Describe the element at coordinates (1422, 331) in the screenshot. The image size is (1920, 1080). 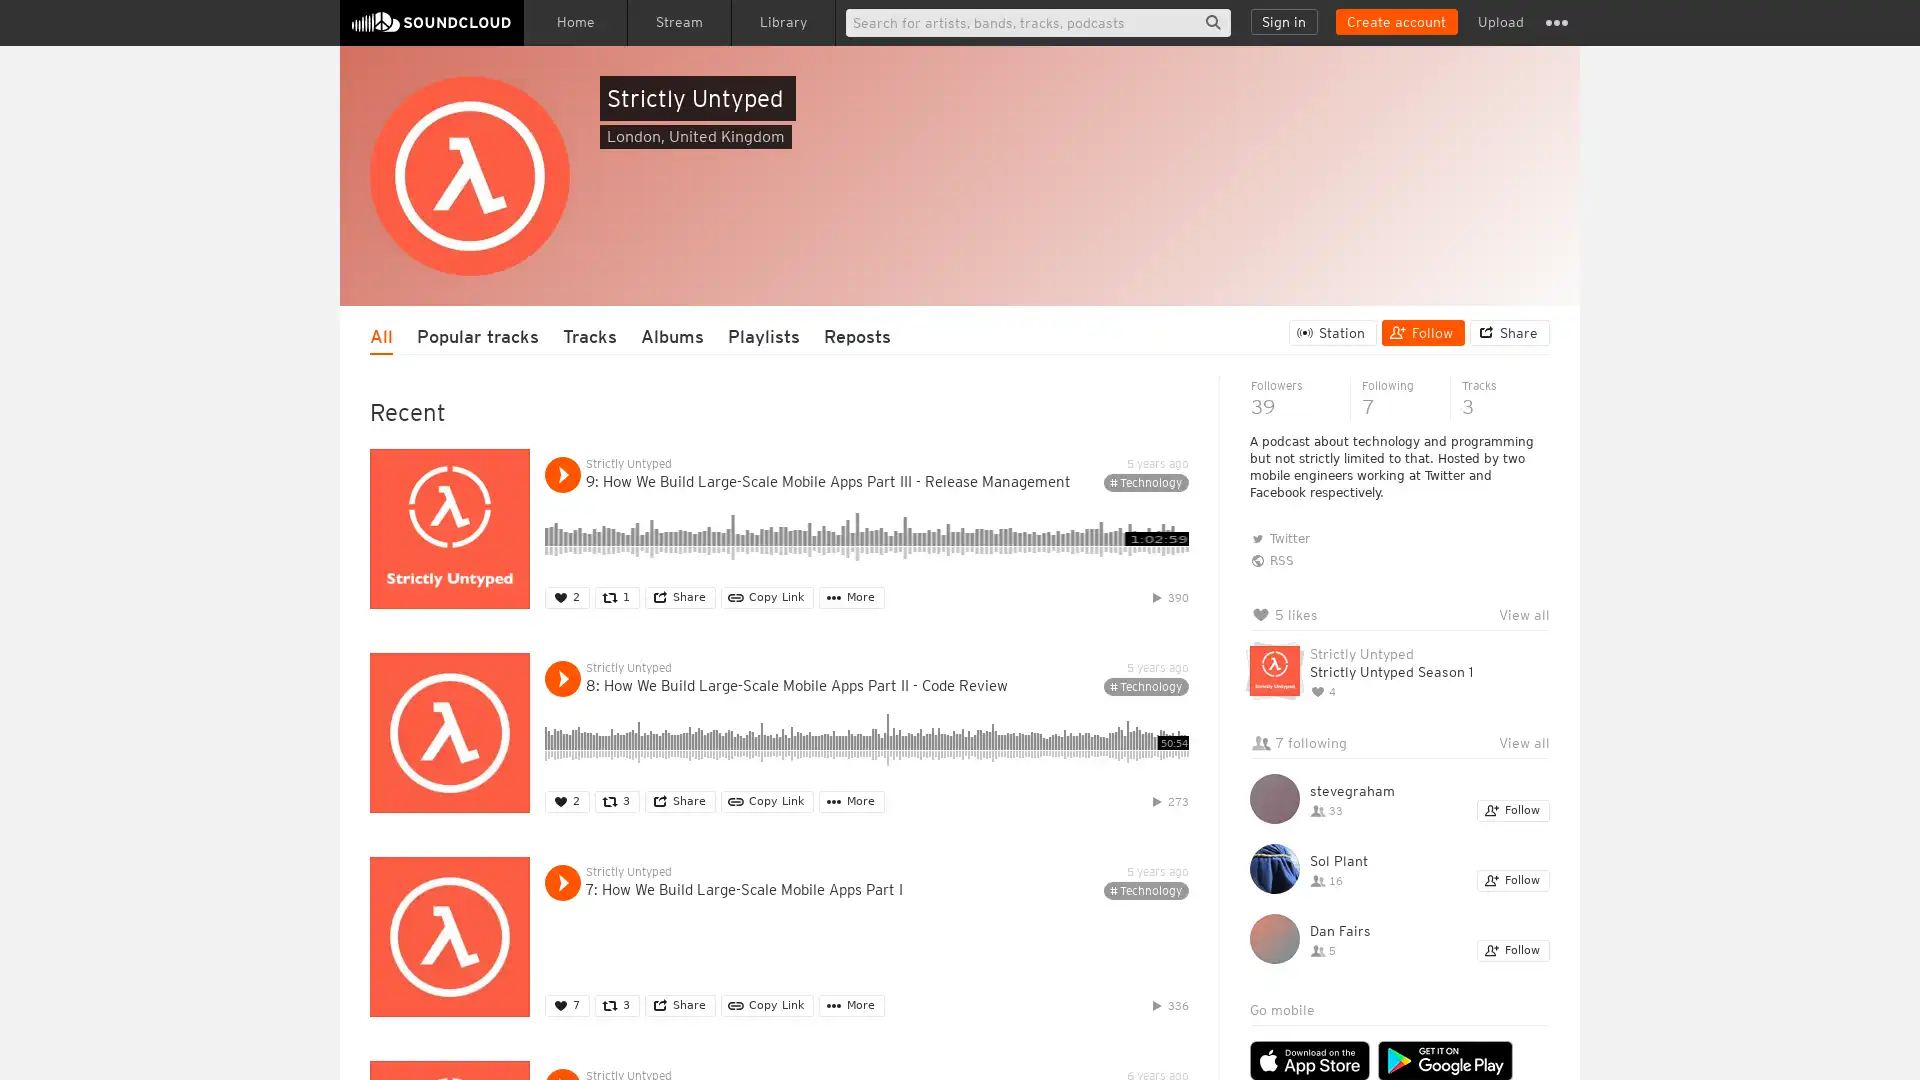
I see `Follow` at that location.